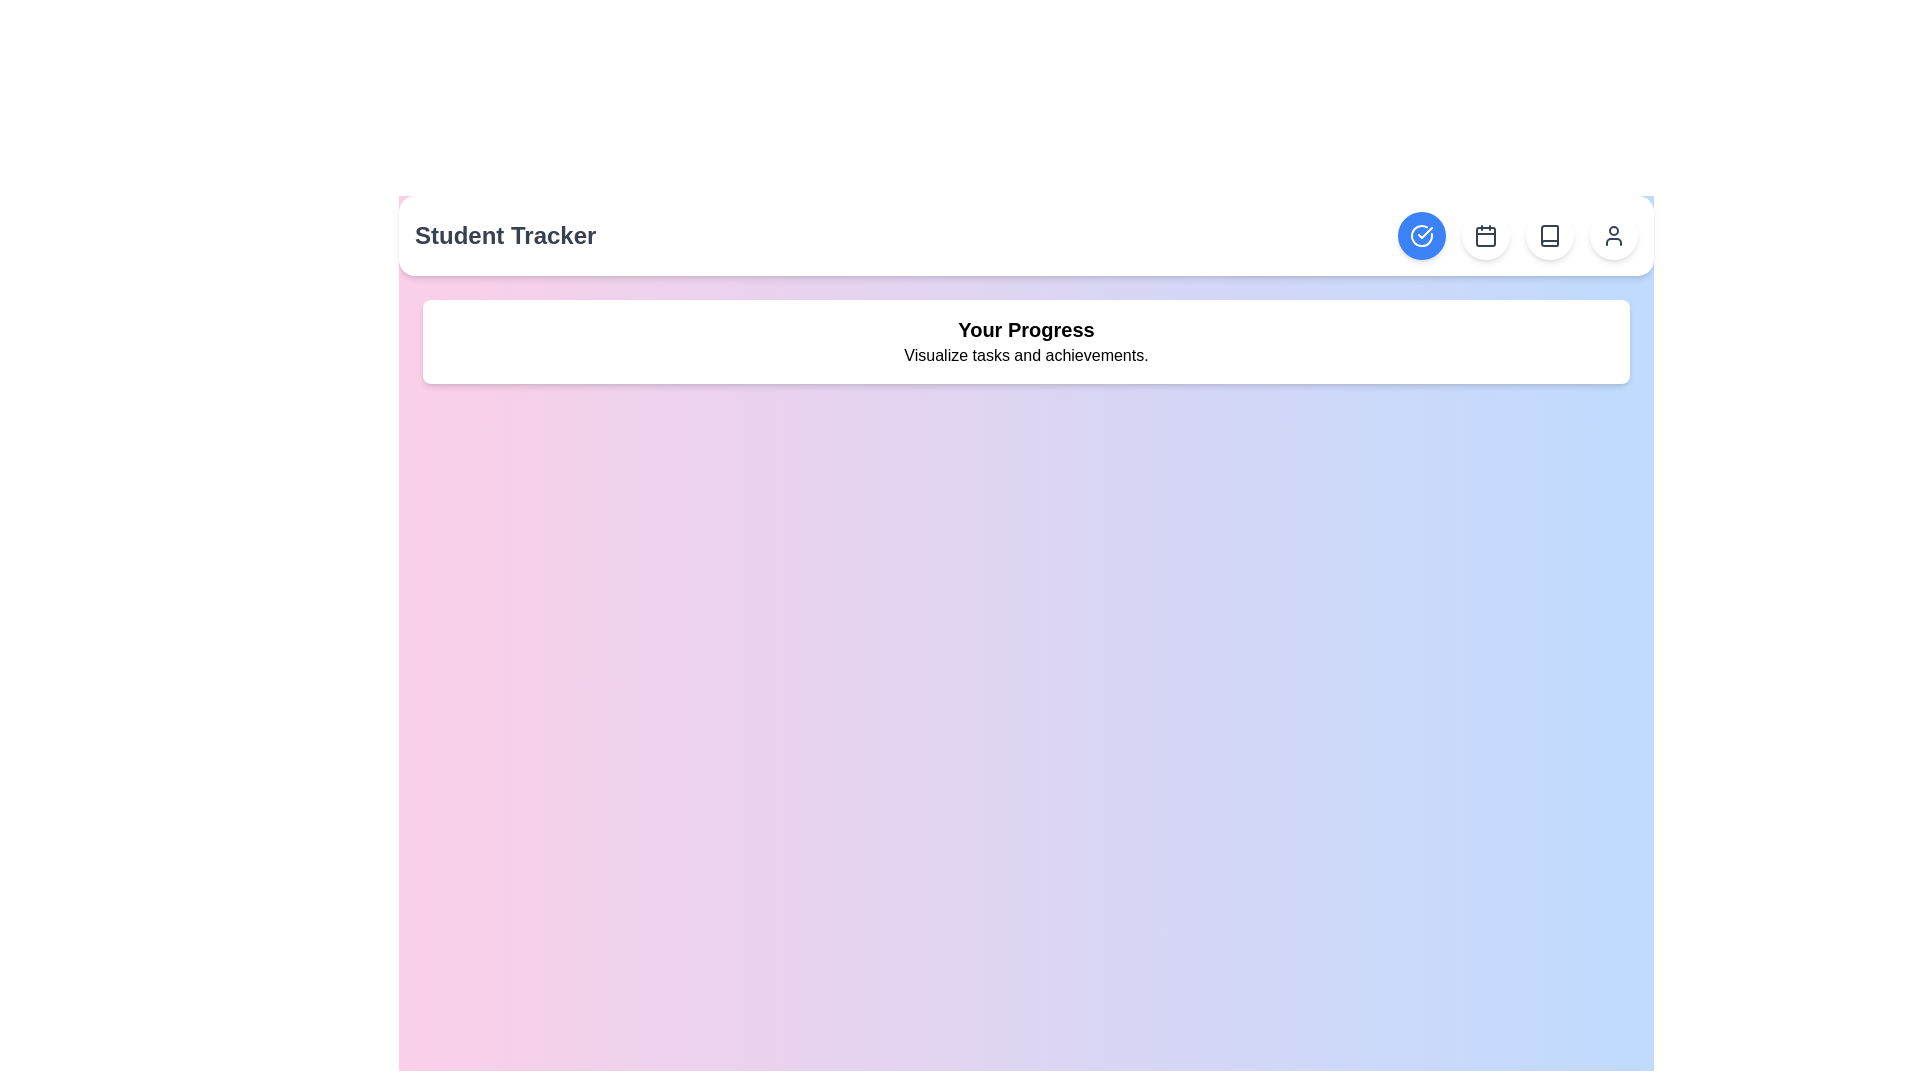 This screenshot has height=1080, width=1920. What do you see at coordinates (1549, 234) in the screenshot?
I see `the third icon in the upper-right corner, which serves as a navigation button related to book functionality` at bounding box center [1549, 234].